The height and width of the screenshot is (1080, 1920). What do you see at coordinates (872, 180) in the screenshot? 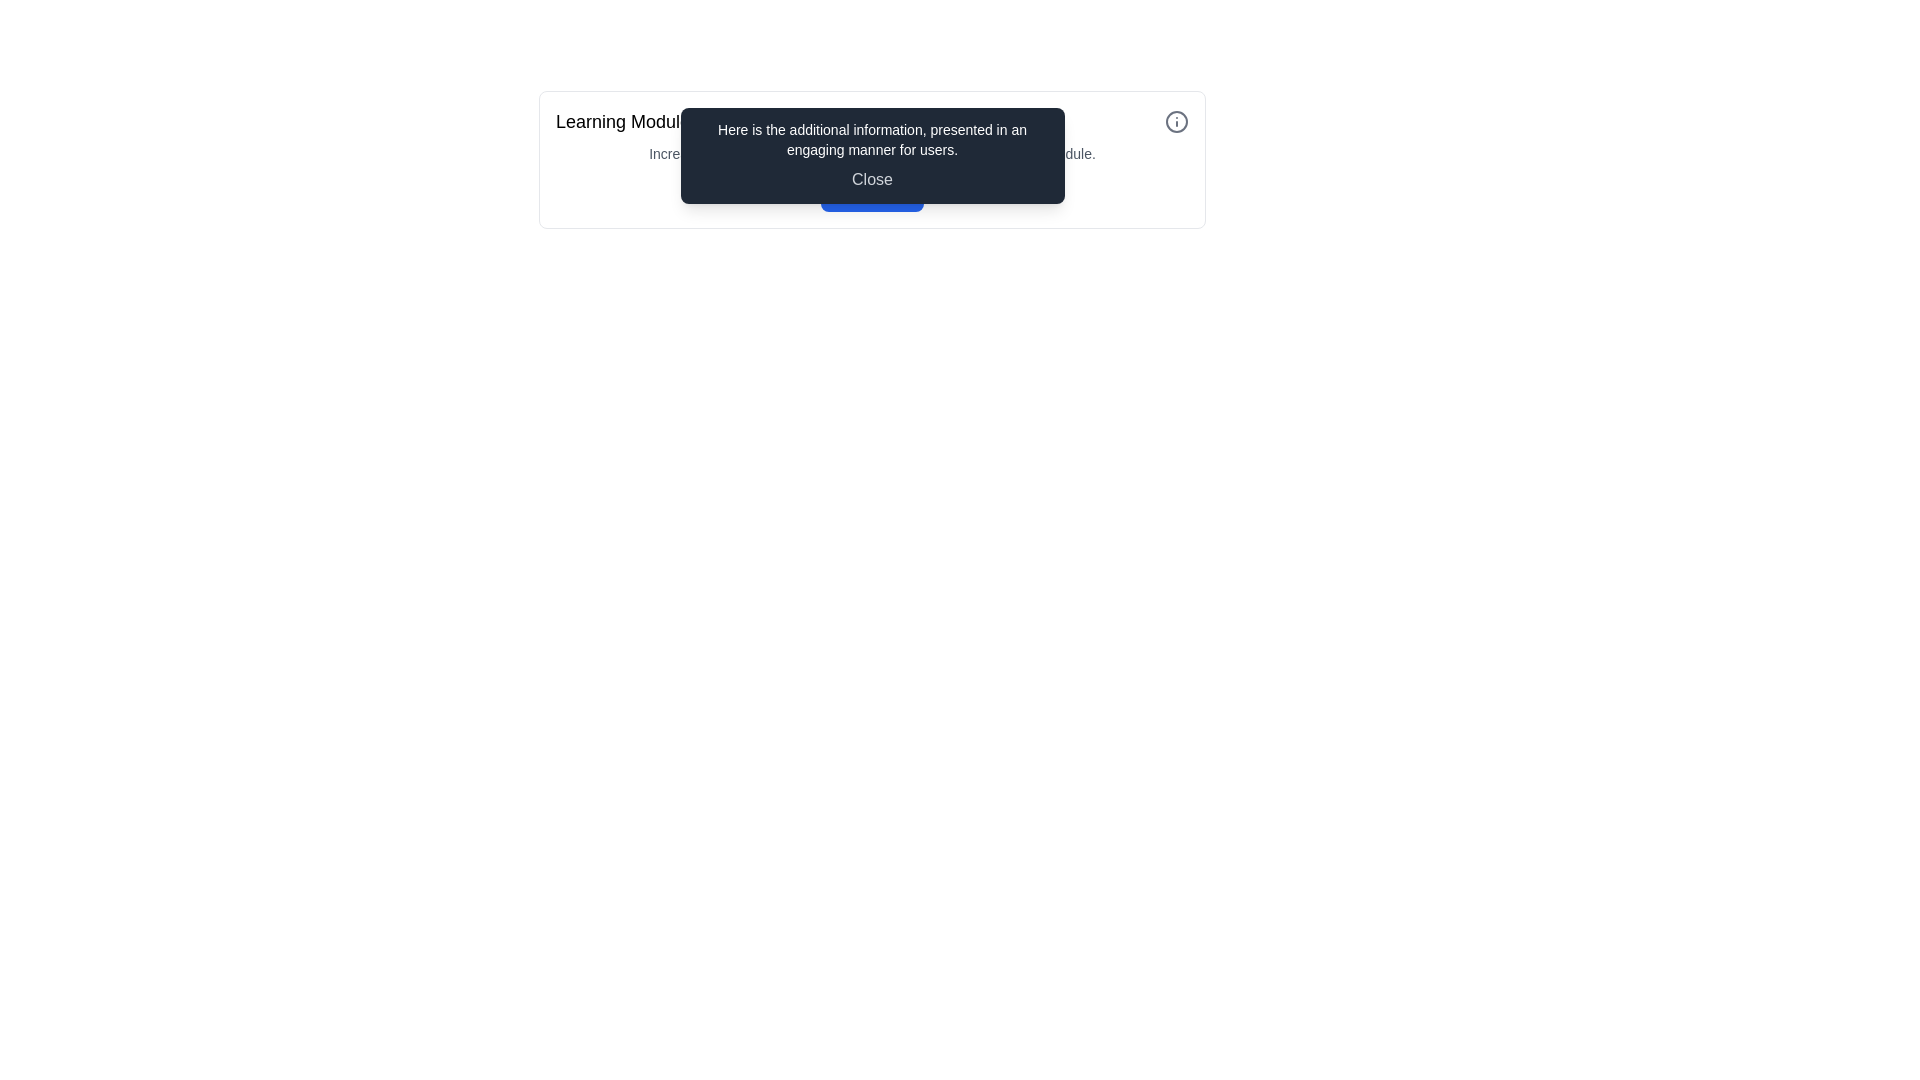
I see `the 'Close' button, which is light gray text on a dark background, located at the bottom of a modal` at bounding box center [872, 180].